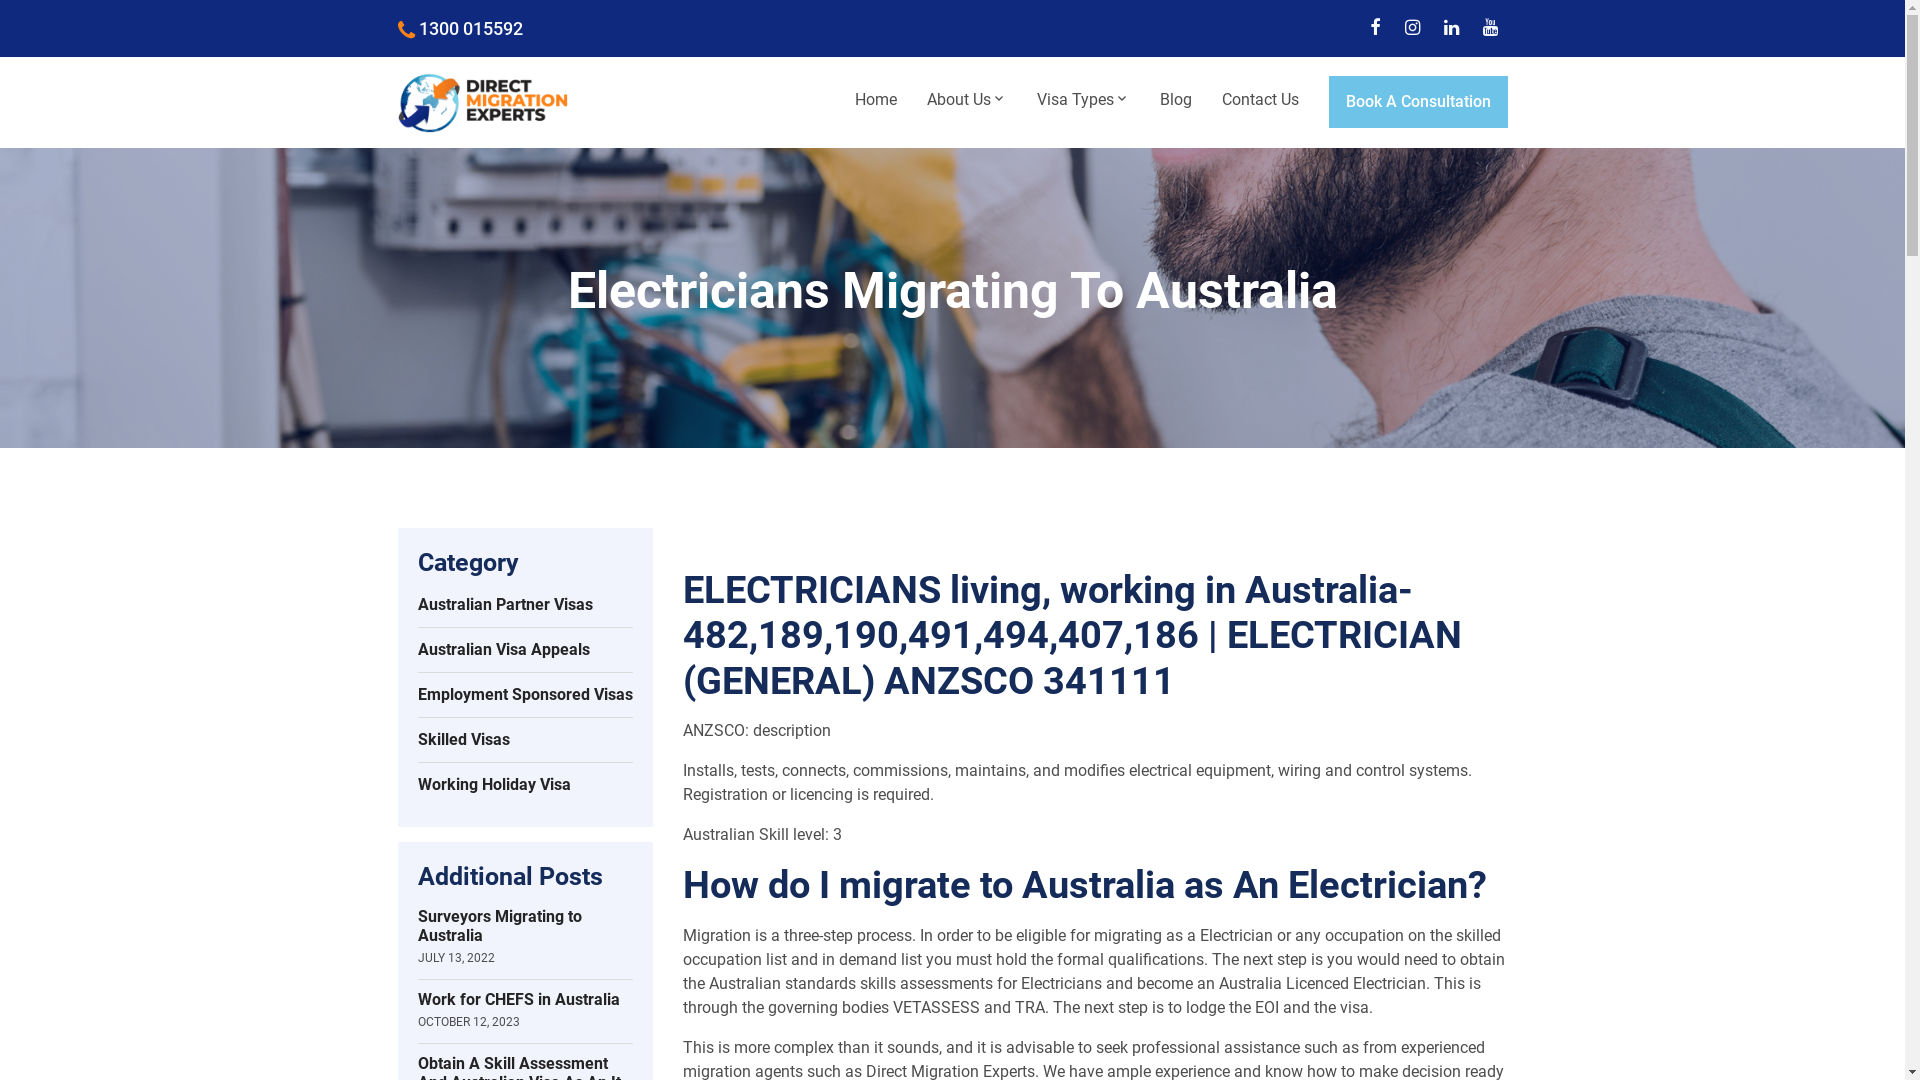  Describe the element at coordinates (1258, 100) in the screenshot. I see `'Contact Us'` at that location.